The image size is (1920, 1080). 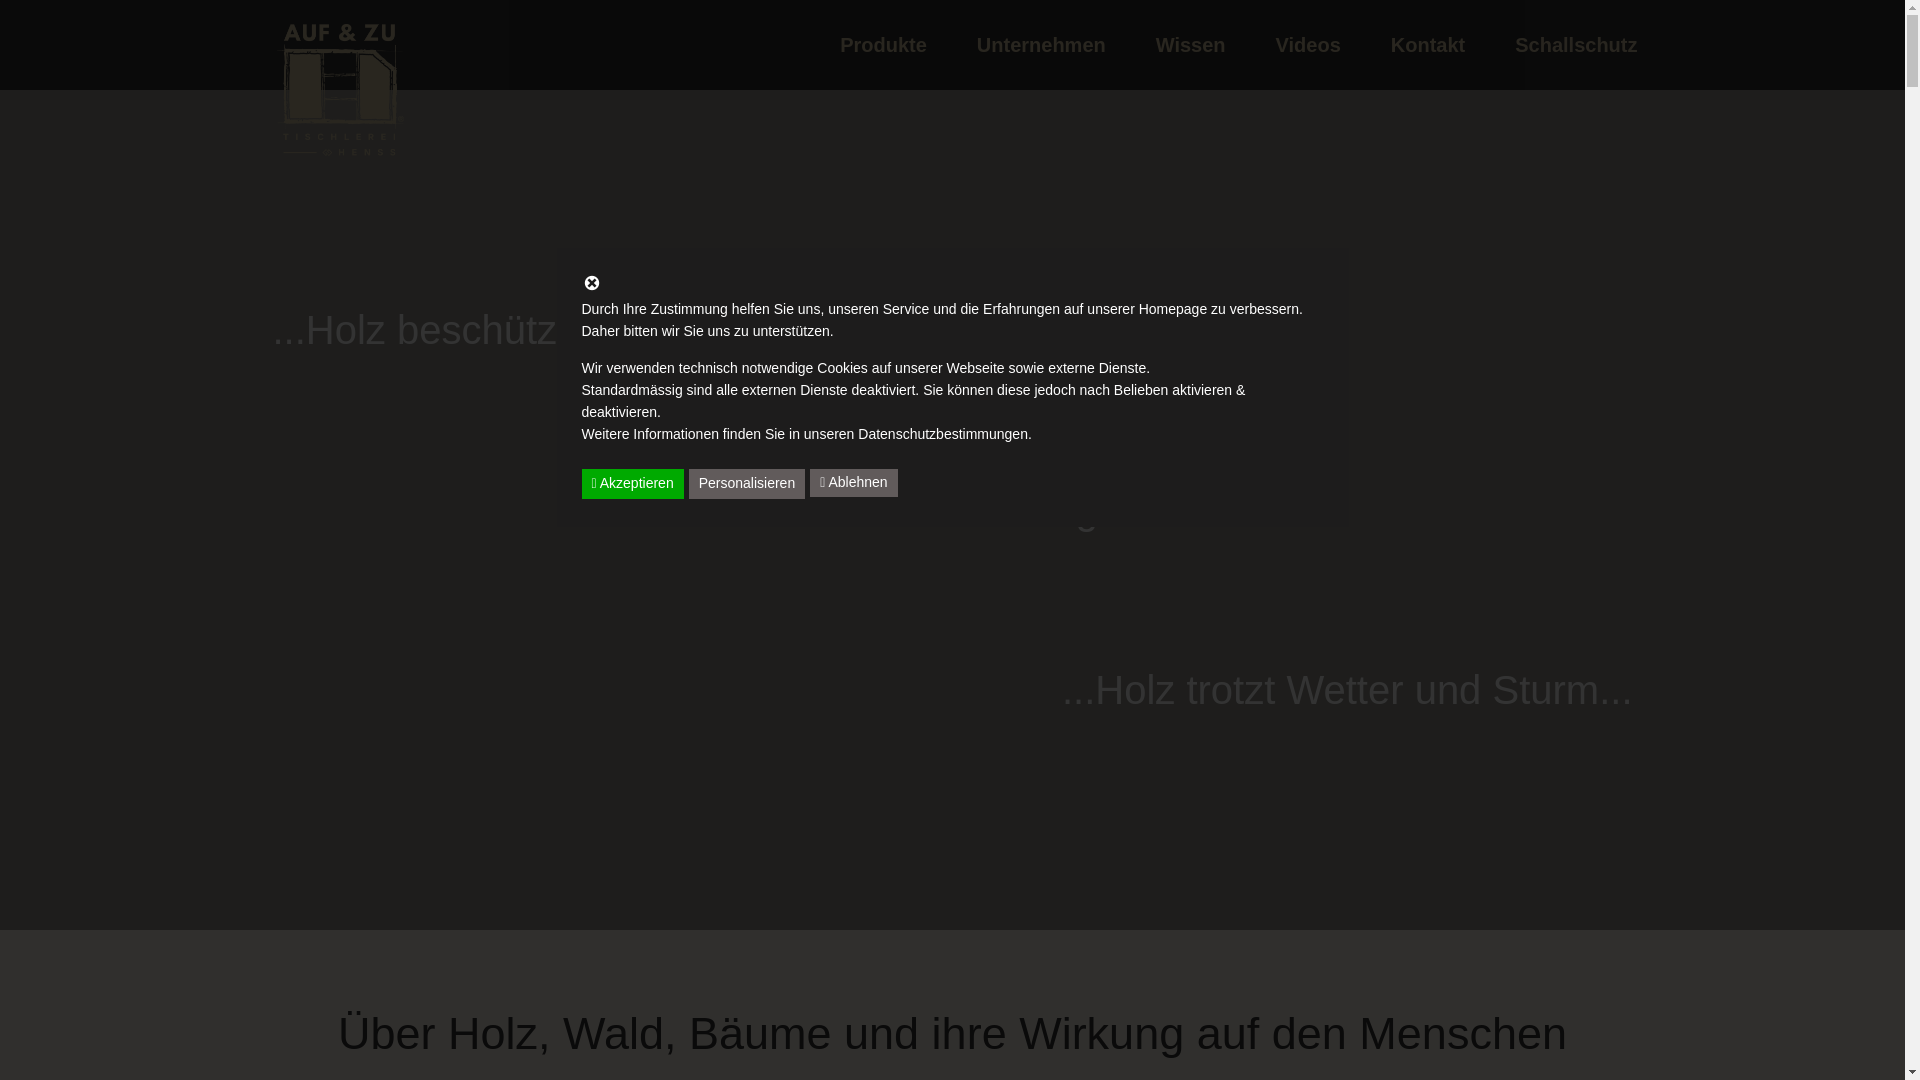 What do you see at coordinates (1040, 45) in the screenshot?
I see `'Unternehmen'` at bounding box center [1040, 45].